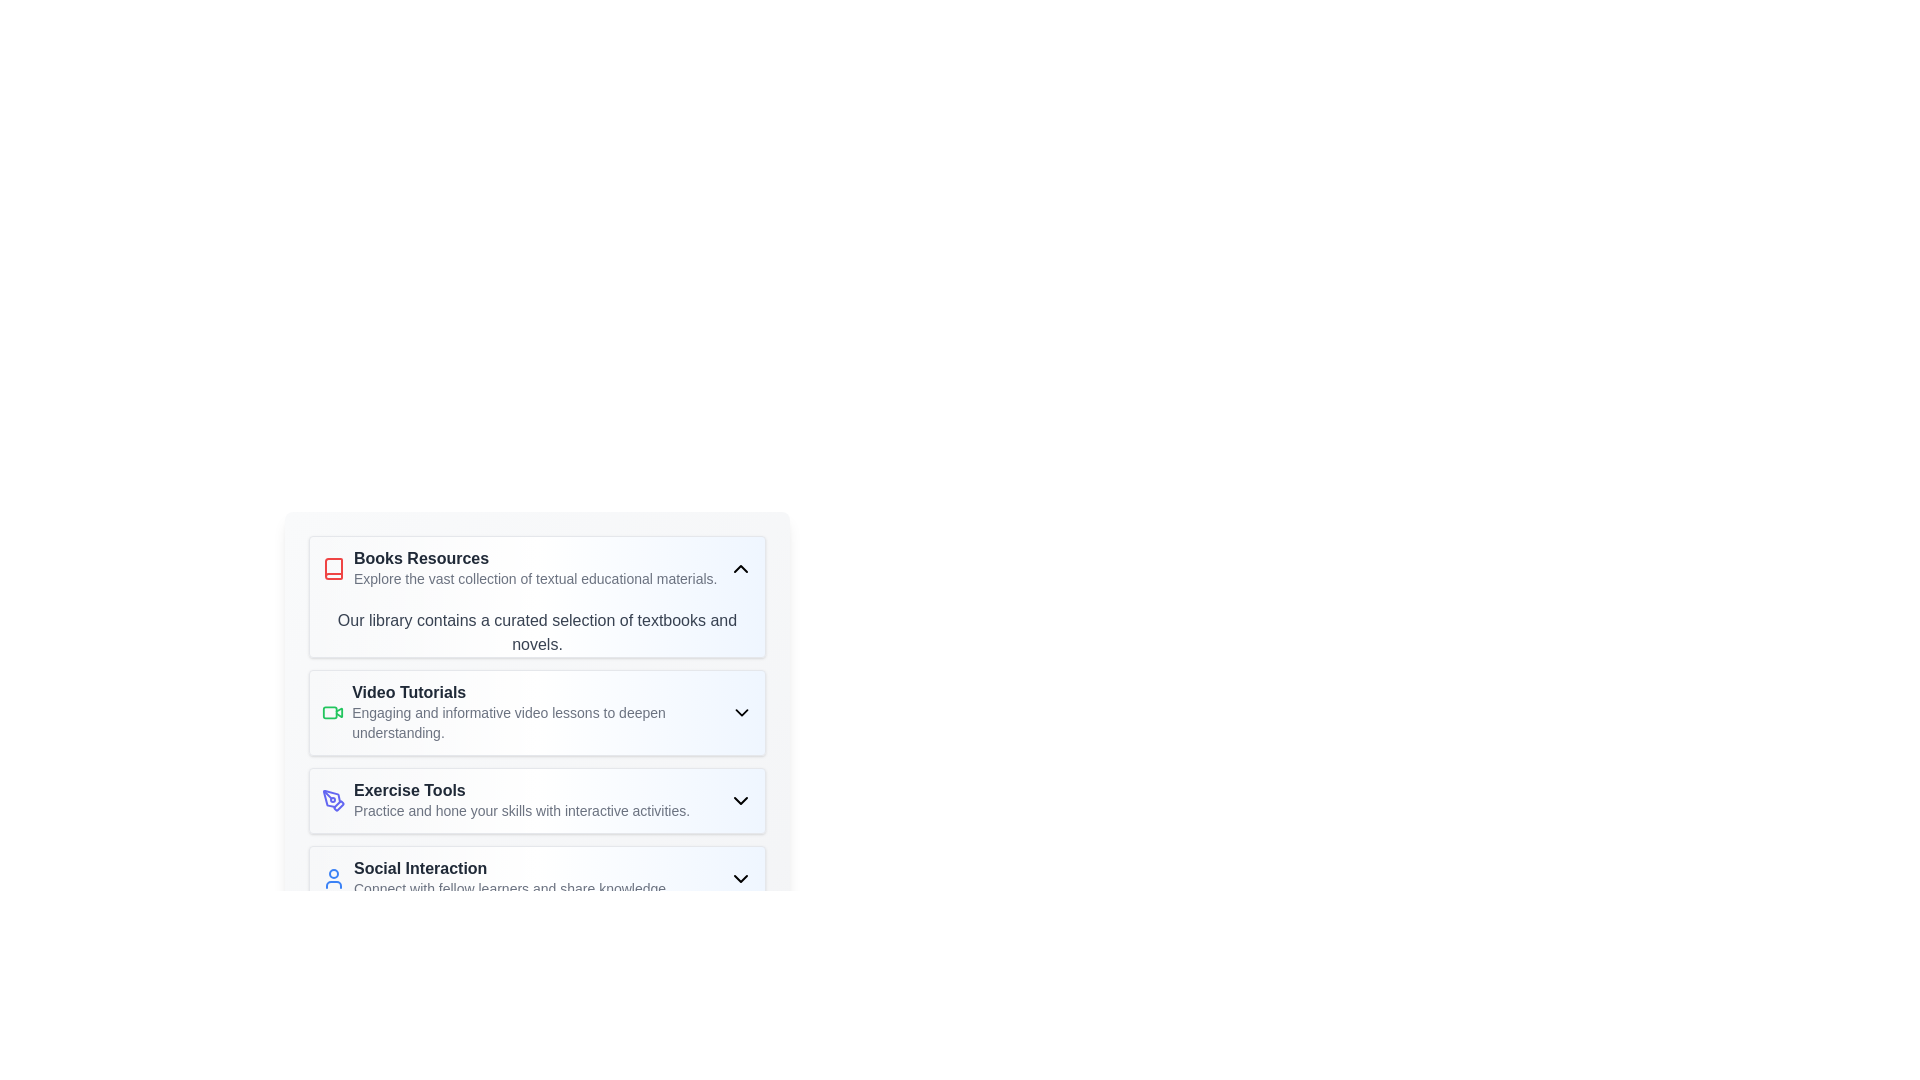 Image resolution: width=1920 pixels, height=1080 pixels. Describe the element at coordinates (333, 712) in the screenshot. I see `the small green video camera icon located to the left of the 'Video Tutorials' text, which is the second section beneath 'Books Resources.'` at that location.